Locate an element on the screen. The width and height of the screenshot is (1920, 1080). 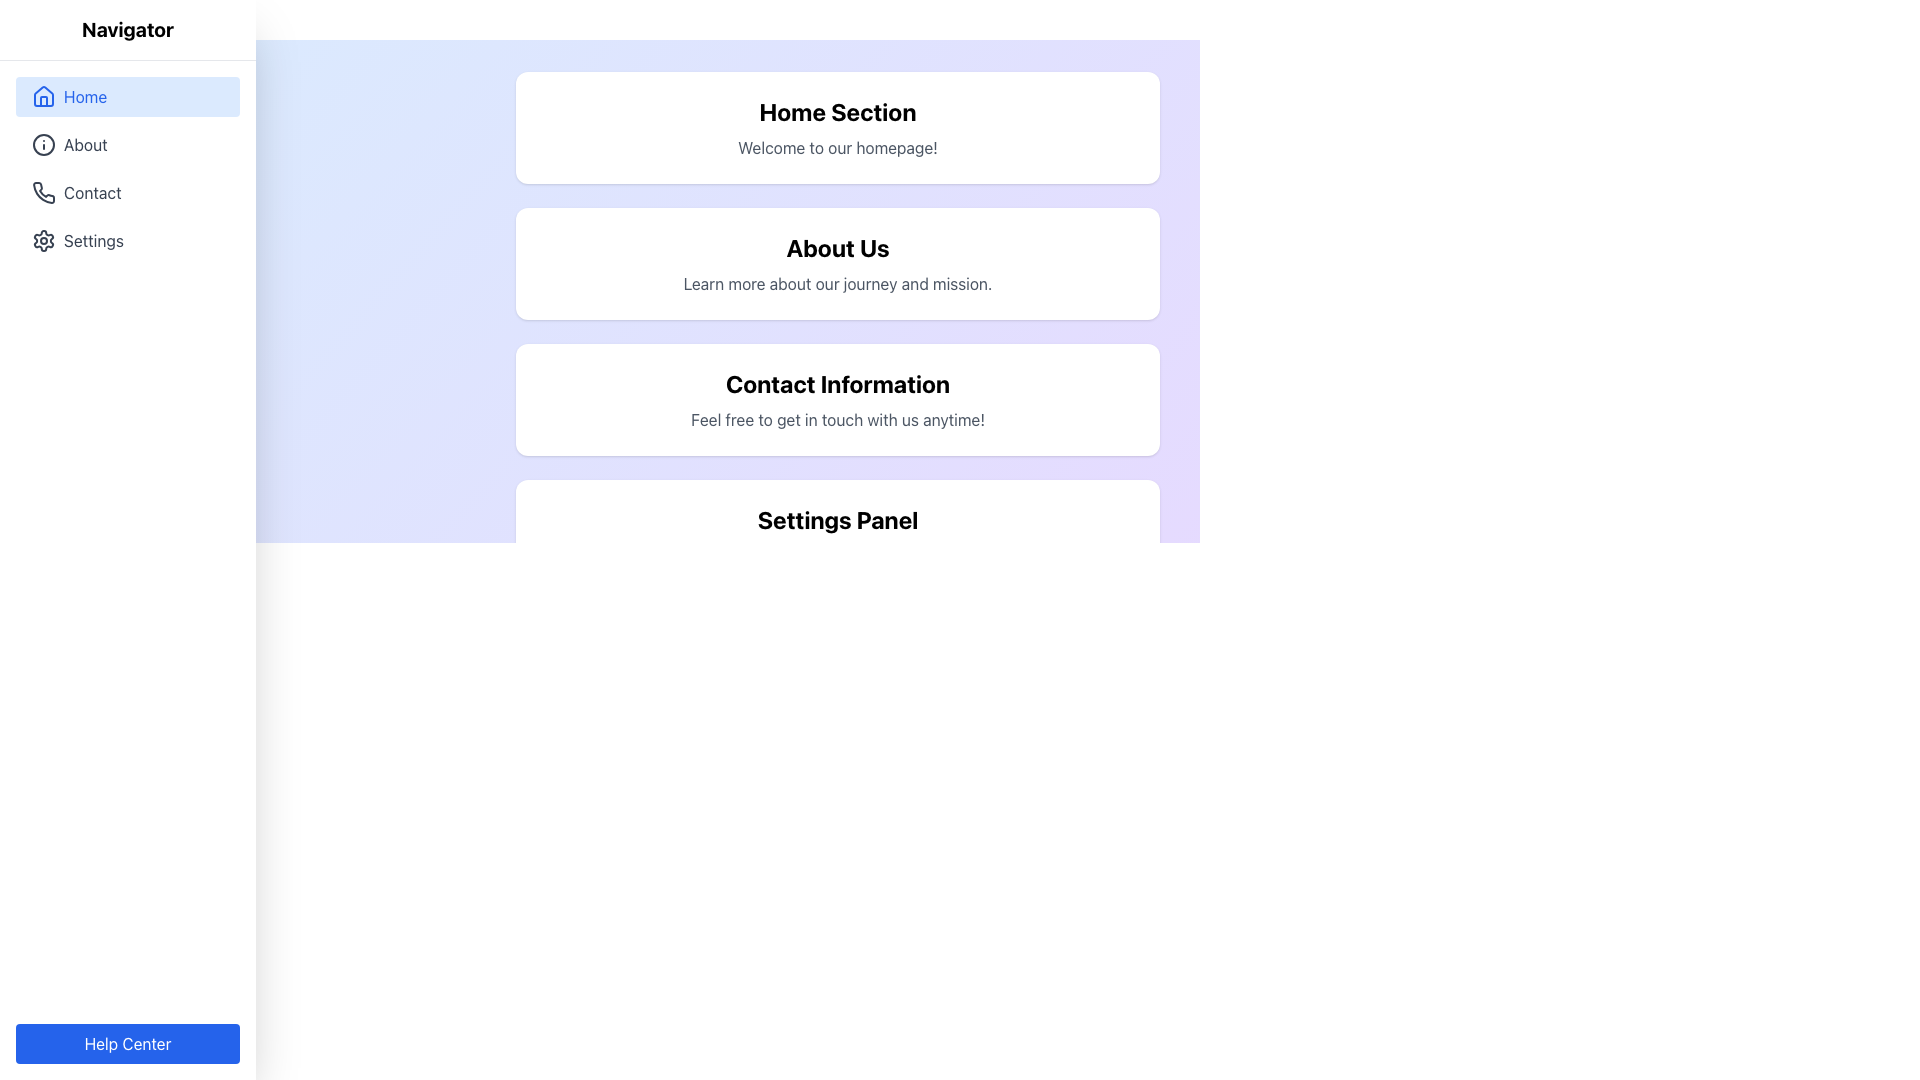
the SVG Circle element that represents the 'About' icon in the vertical navigation menu, located between the 'Home' and 'Contact' icons is located at coordinates (43, 144).